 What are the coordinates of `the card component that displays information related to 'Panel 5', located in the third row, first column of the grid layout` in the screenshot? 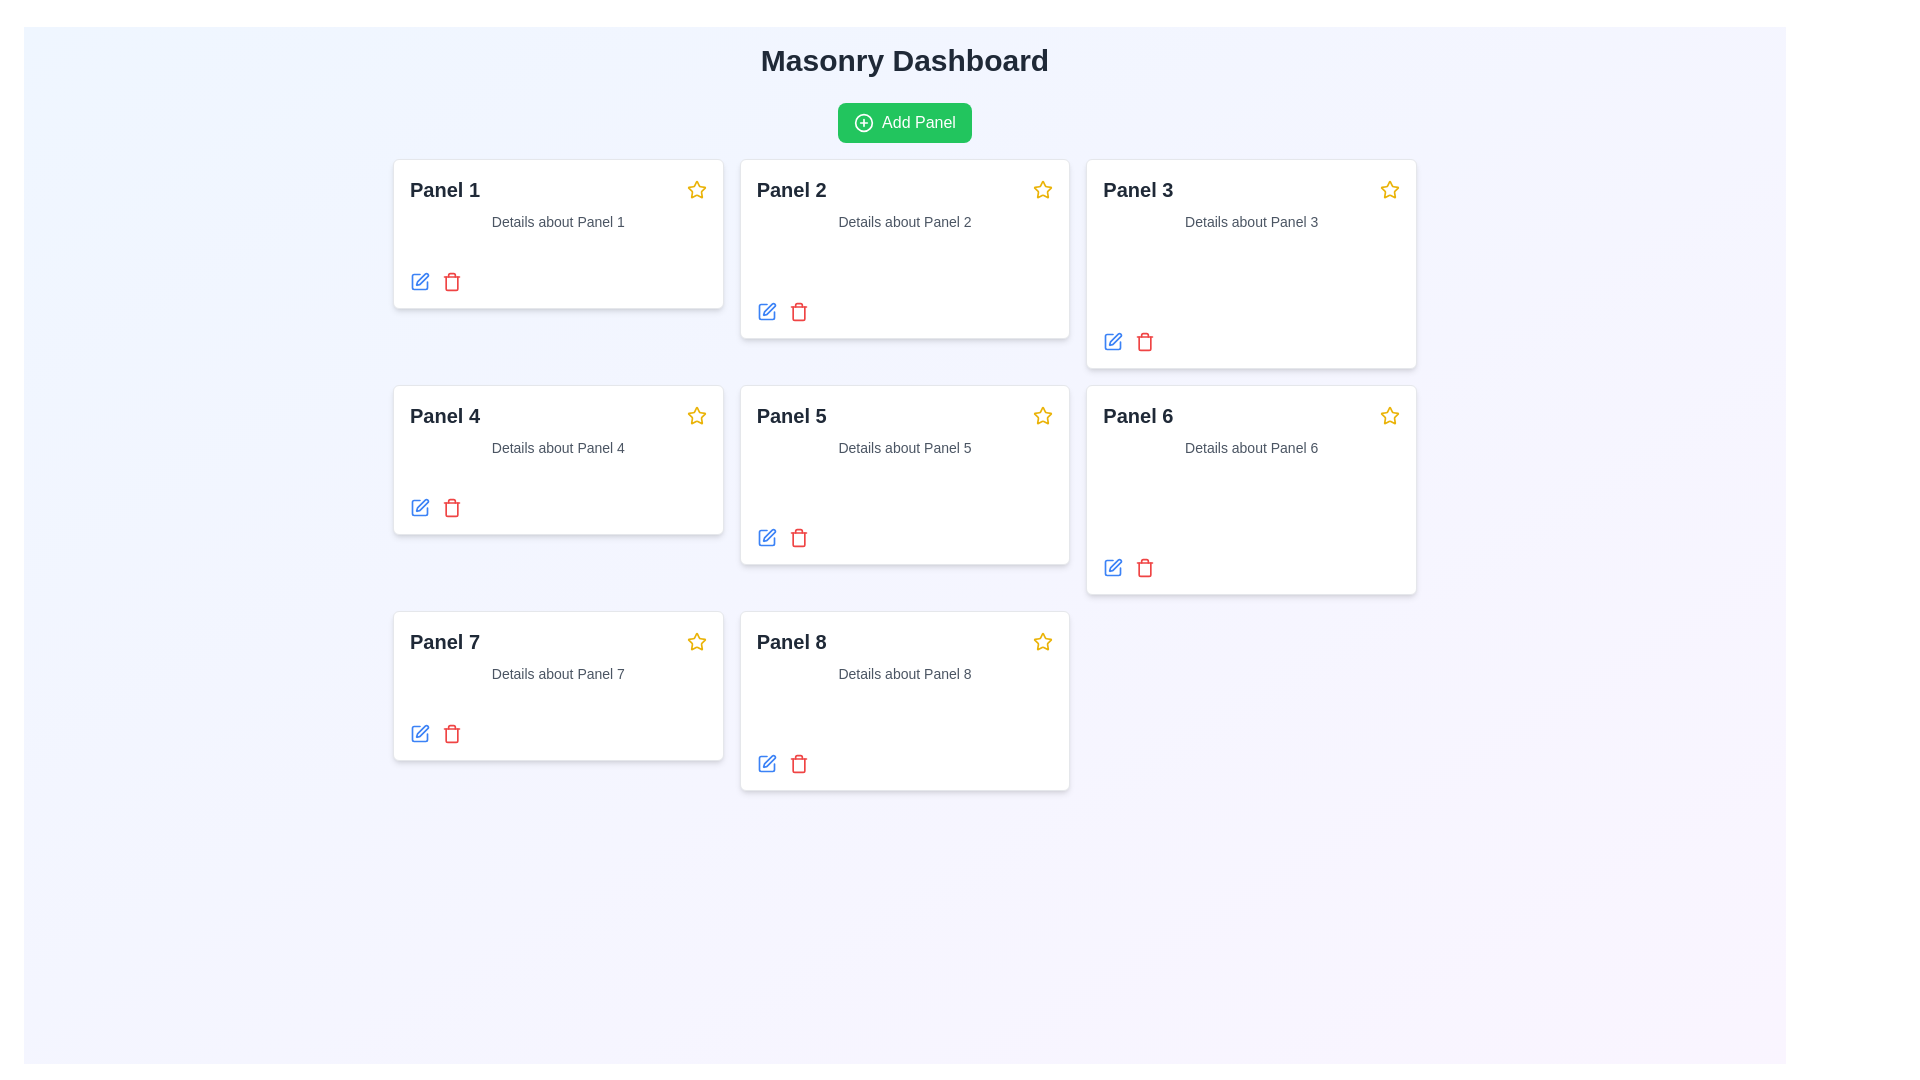 It's located at (903, 474).